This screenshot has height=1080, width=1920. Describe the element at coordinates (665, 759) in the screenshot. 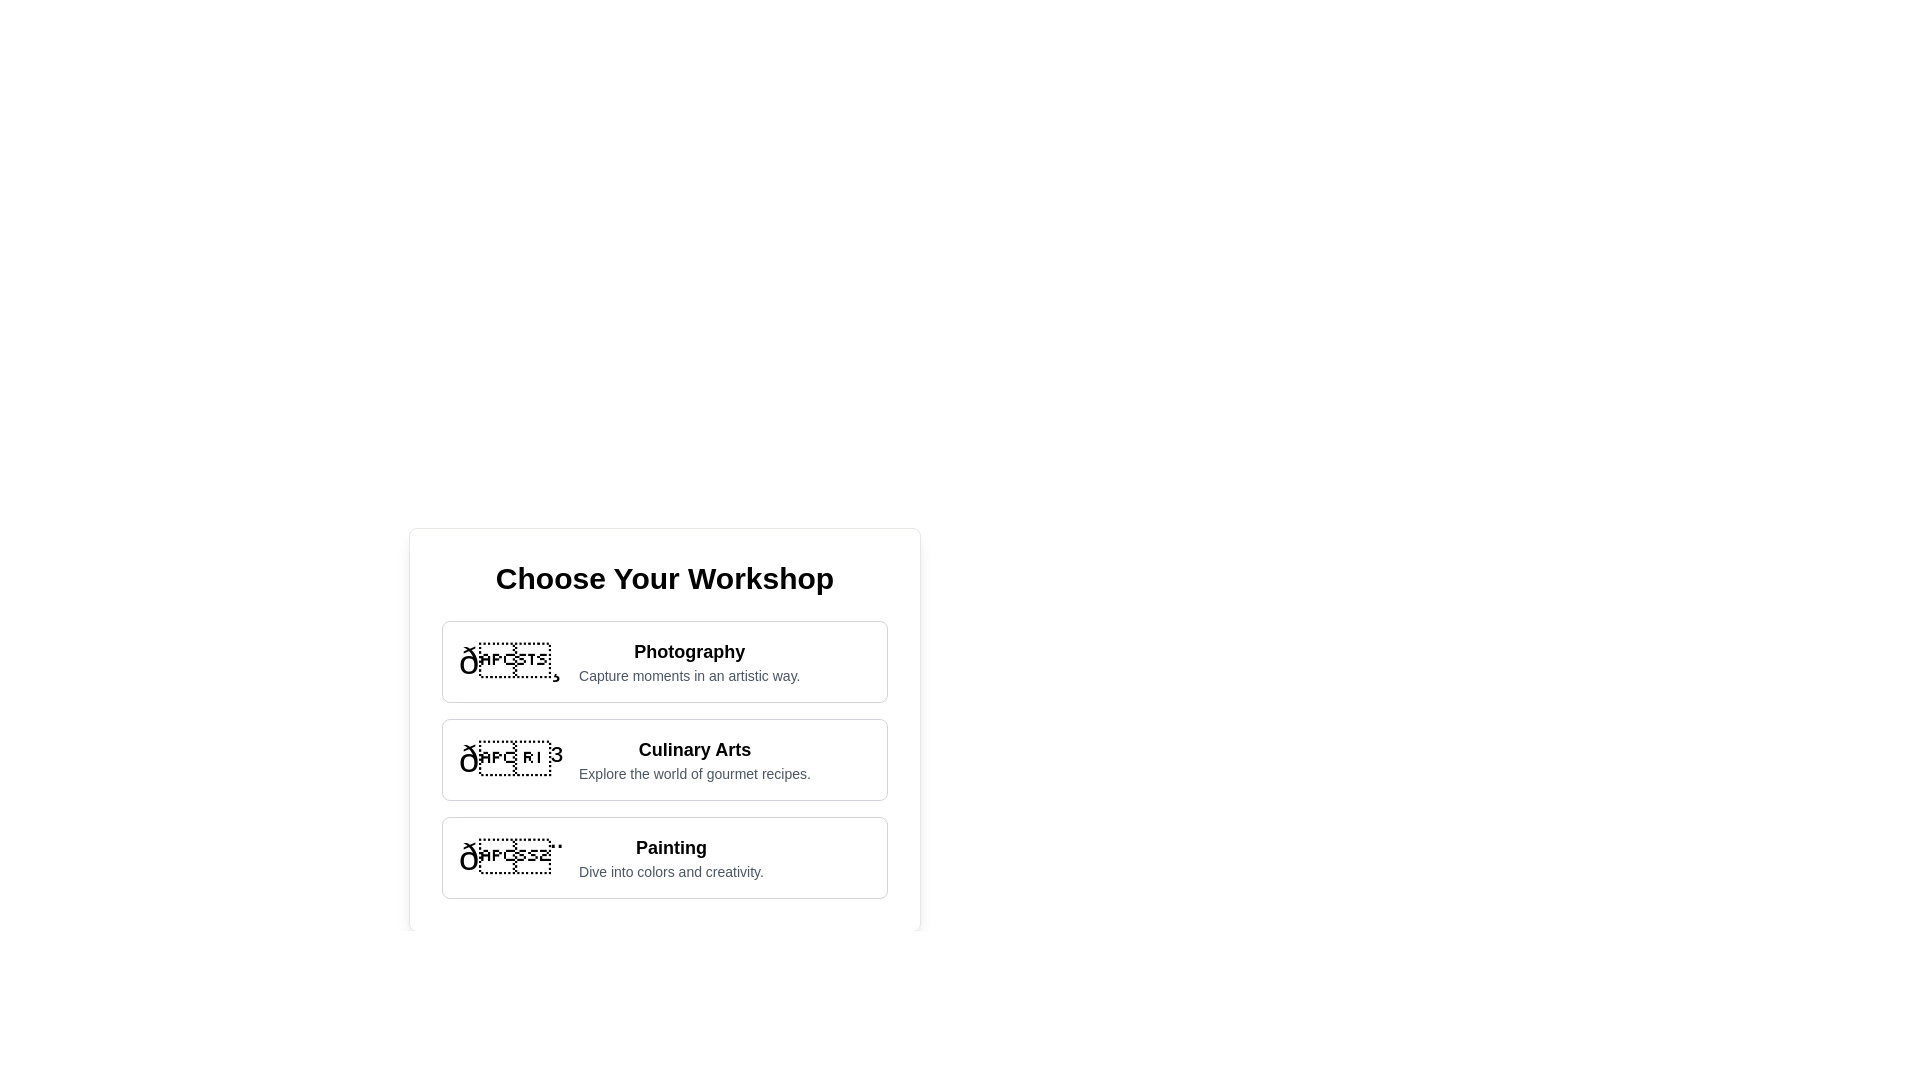

I see `the decorative and informational card-like item in the workshop selection menu, which is the second item in a vertical list below the 'Choose Your Workshop' heading` at that location.